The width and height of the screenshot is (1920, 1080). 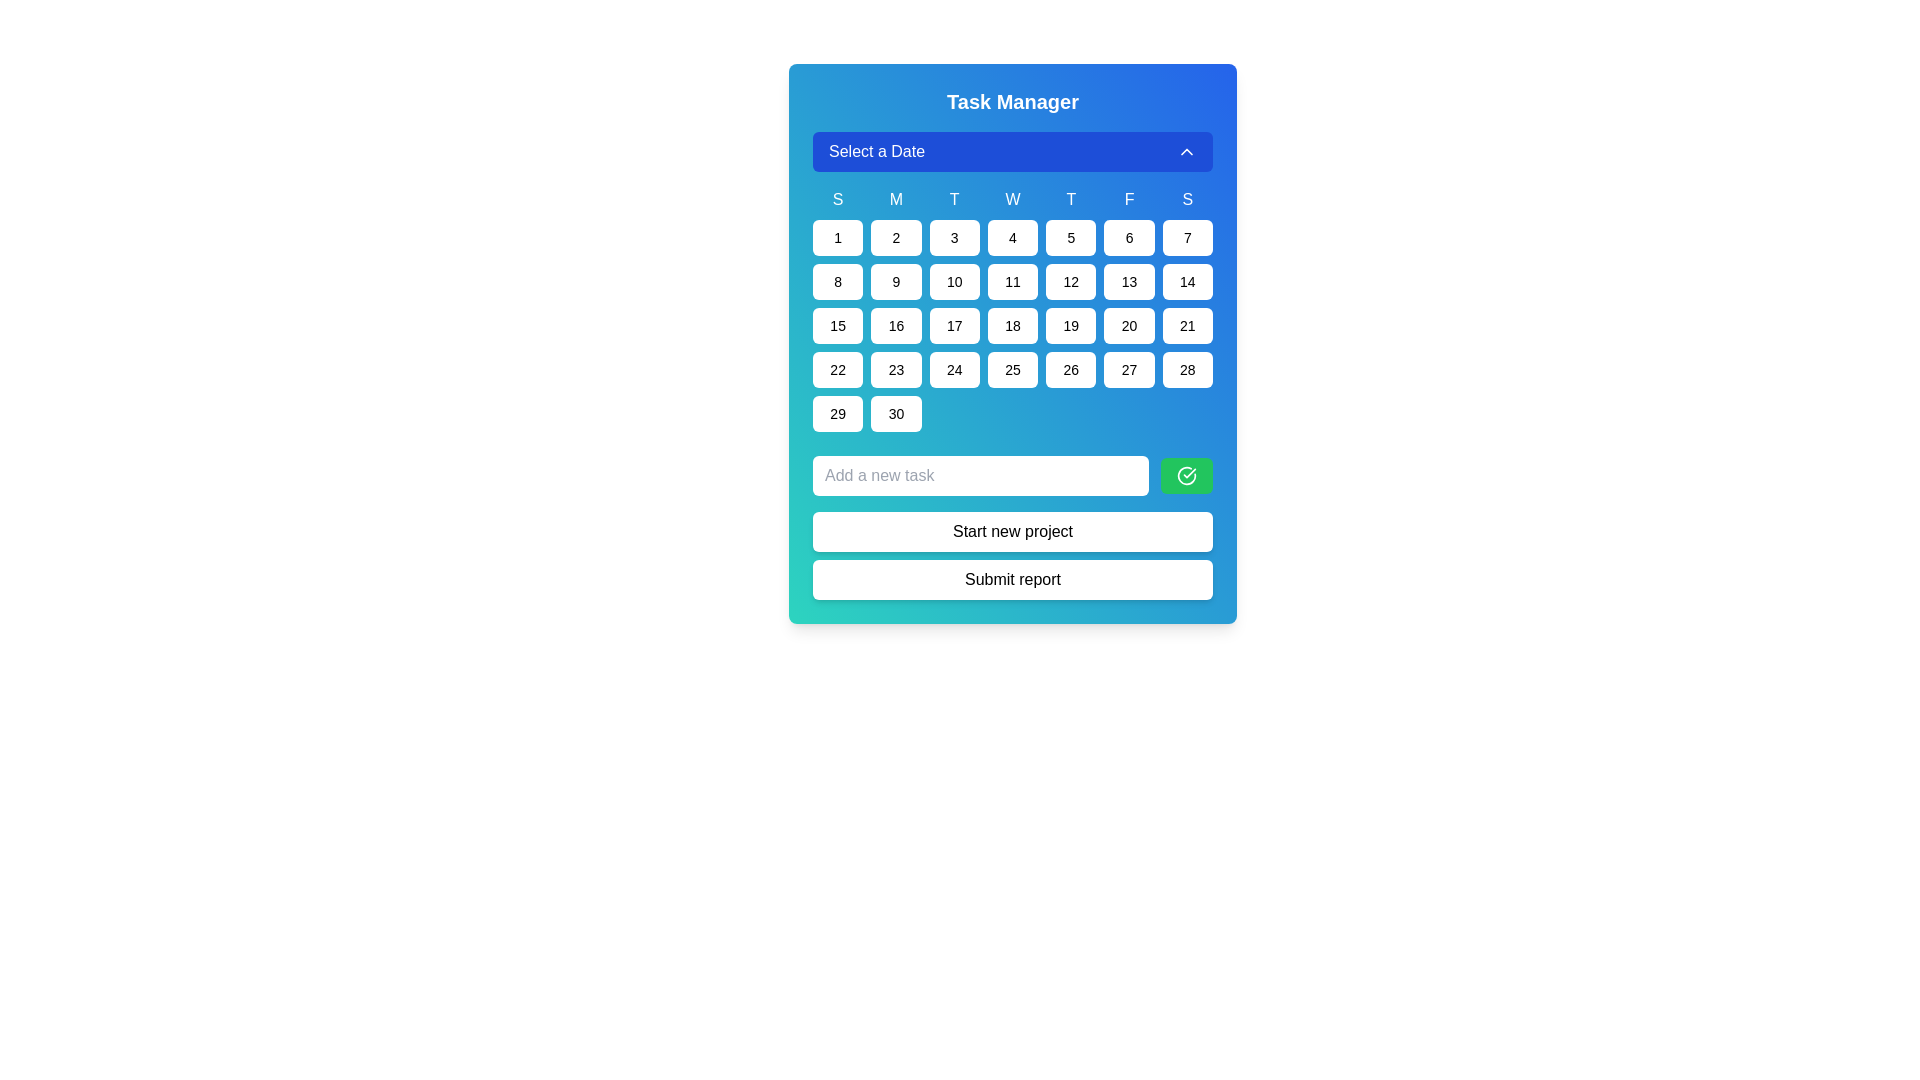 I want to click on the button representing the date '12' in the calendar grid below the 'Thursday' header, so click(x=1070, y=281).